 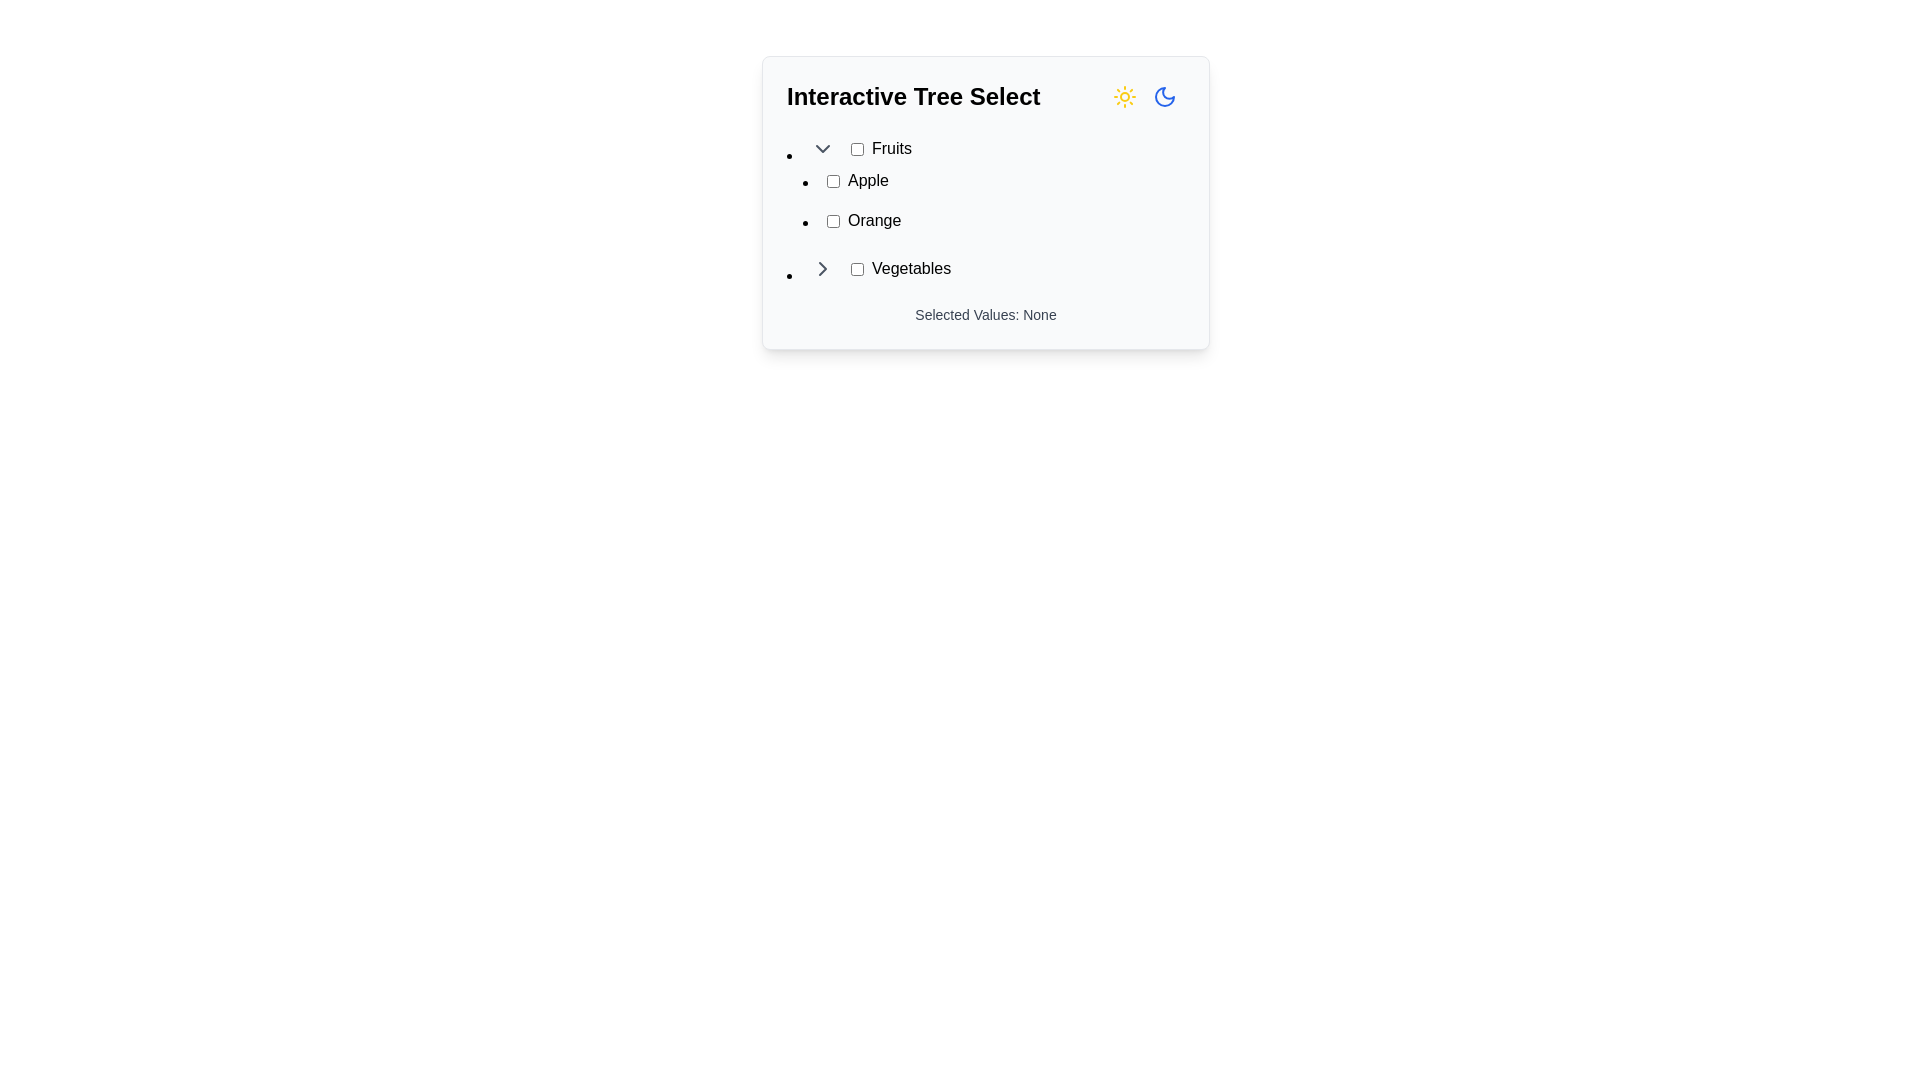 What do you see at coordinates (1124, 96) in the screenshot?
I see `the daylight or brightness toggle icon located near the top right corner of the 'Interactive Tree Select' panel` at bounding box center [1124, 96].